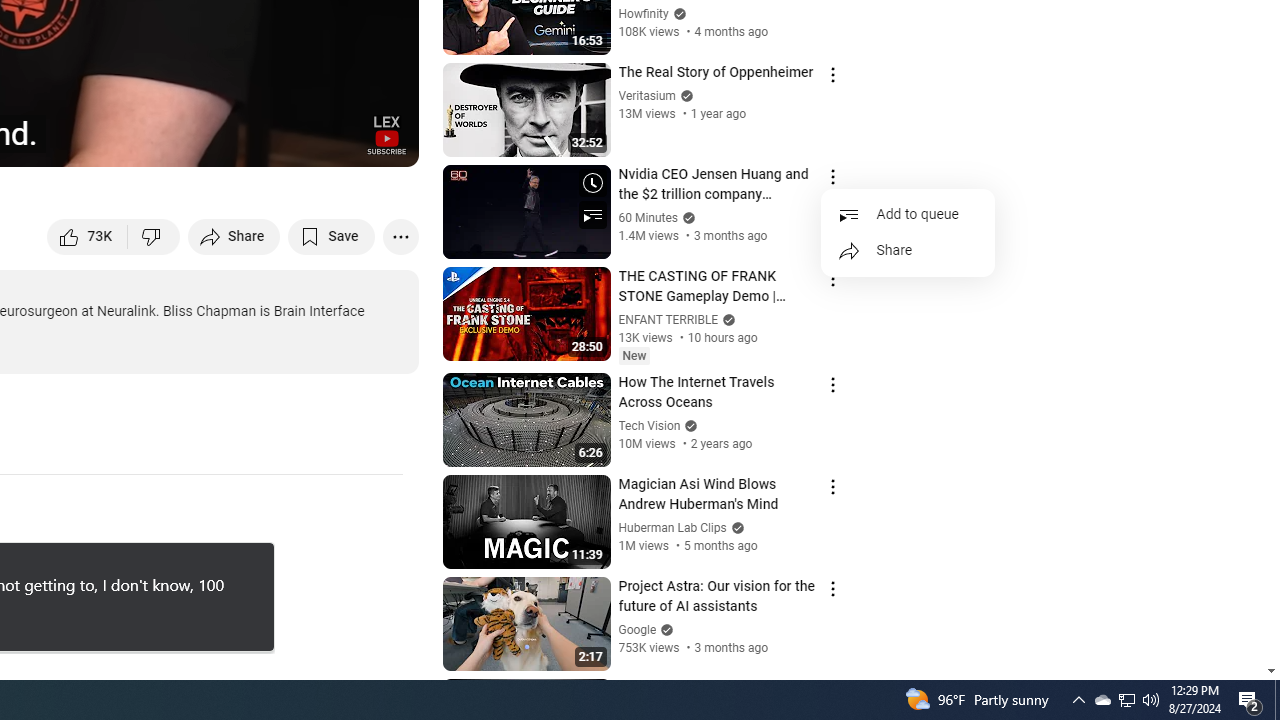 The image size is (1280, 720). Describe the element at coordinates (386, 135) in the screenshot. I see `'Channel watermark'` at that location.